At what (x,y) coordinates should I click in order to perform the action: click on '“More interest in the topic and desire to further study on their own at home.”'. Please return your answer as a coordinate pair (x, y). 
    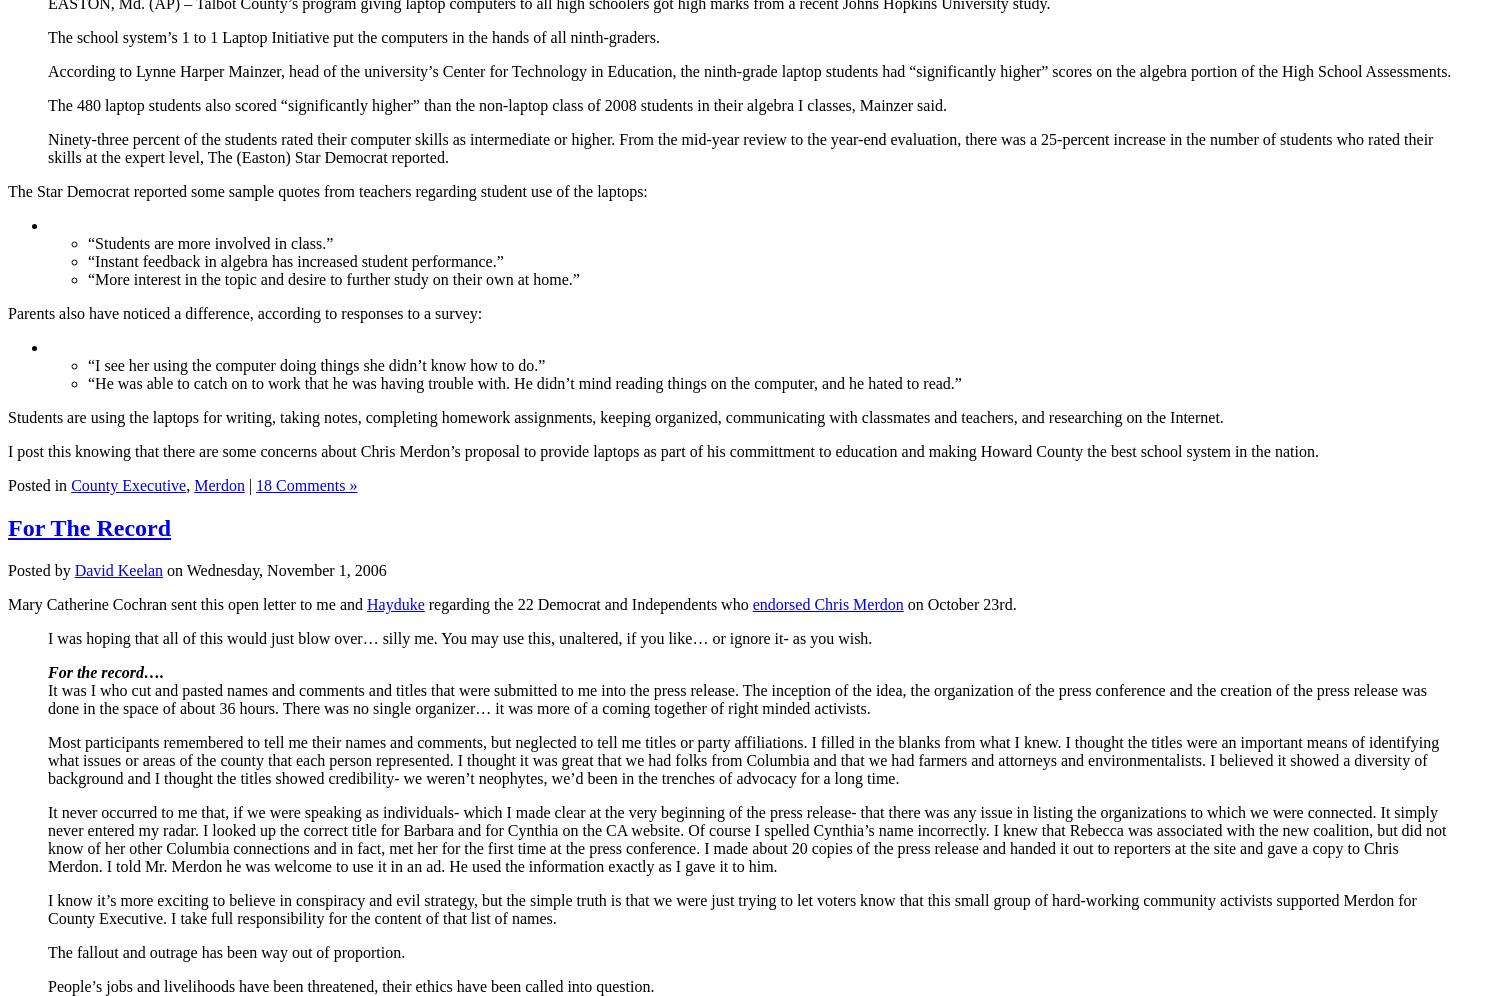
    Looking at the image, I should click on (332, 278).